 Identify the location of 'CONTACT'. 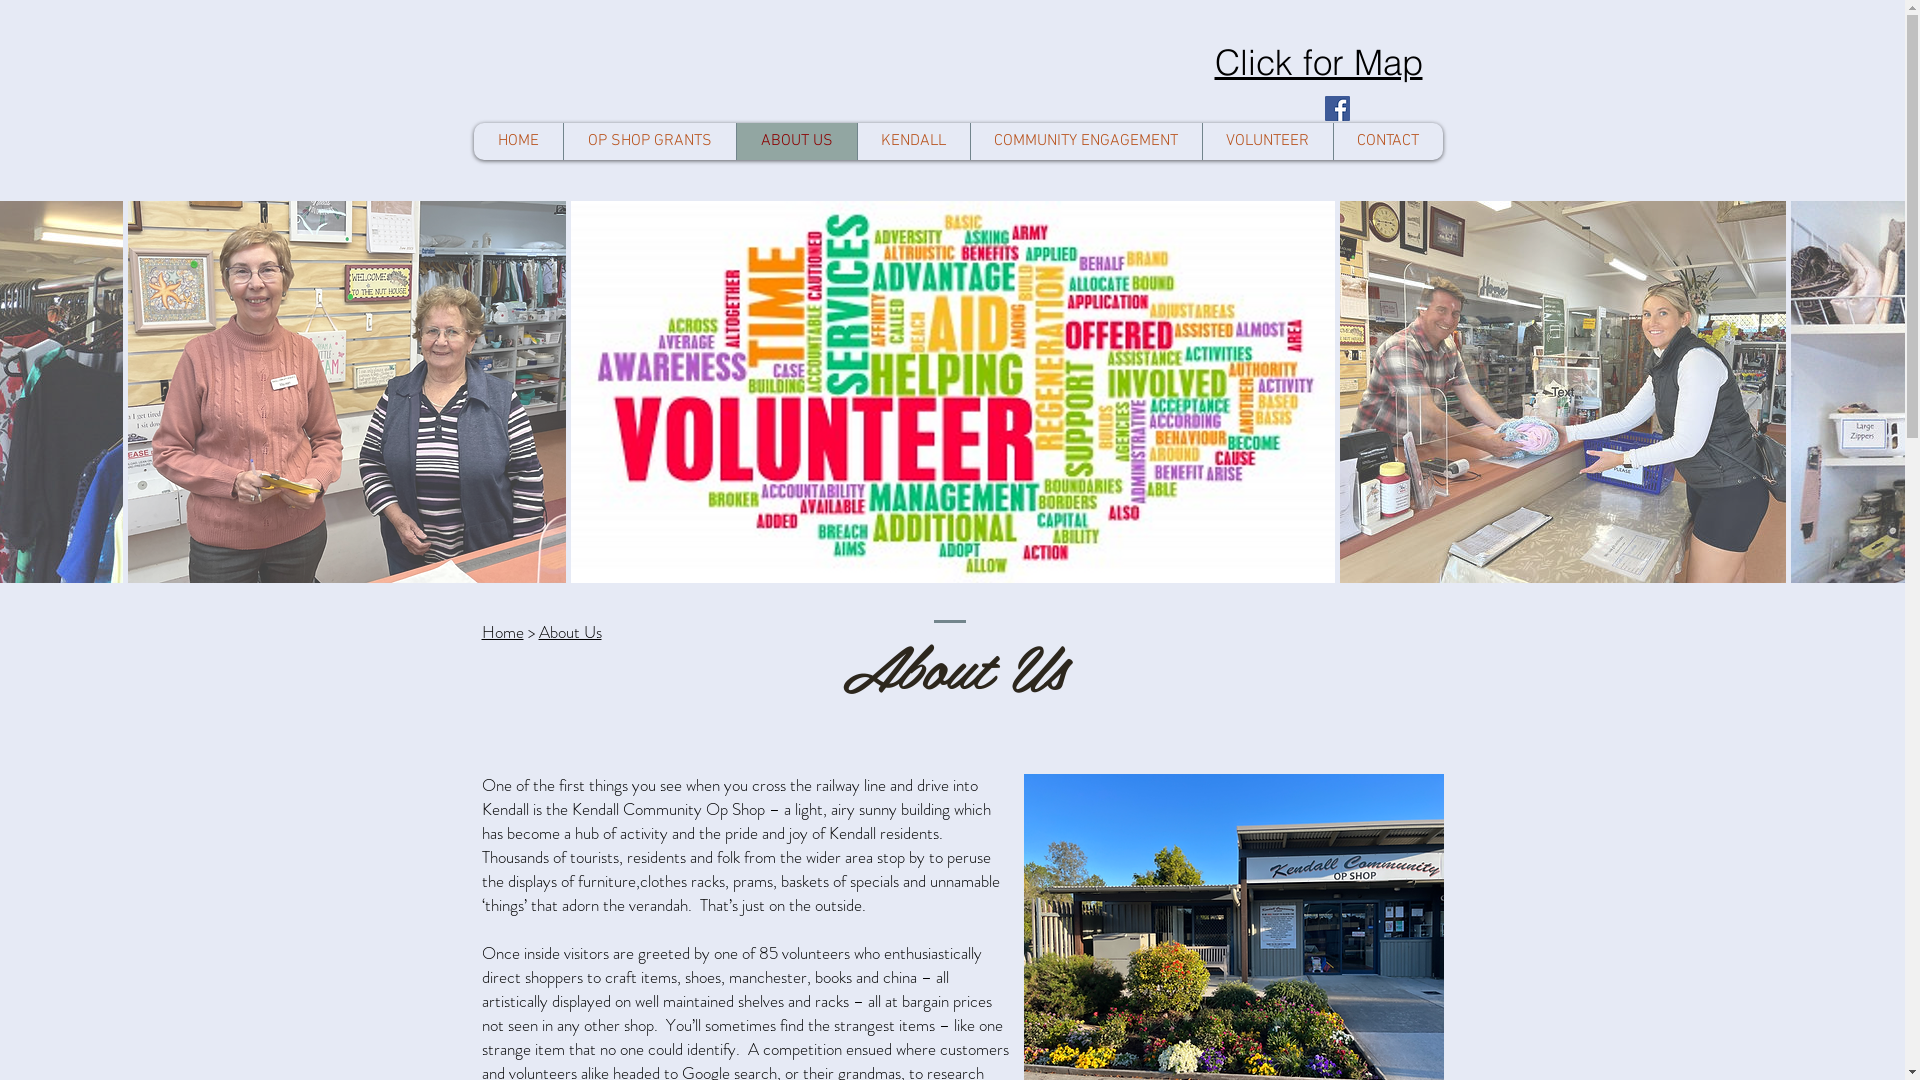
(1386, 140).